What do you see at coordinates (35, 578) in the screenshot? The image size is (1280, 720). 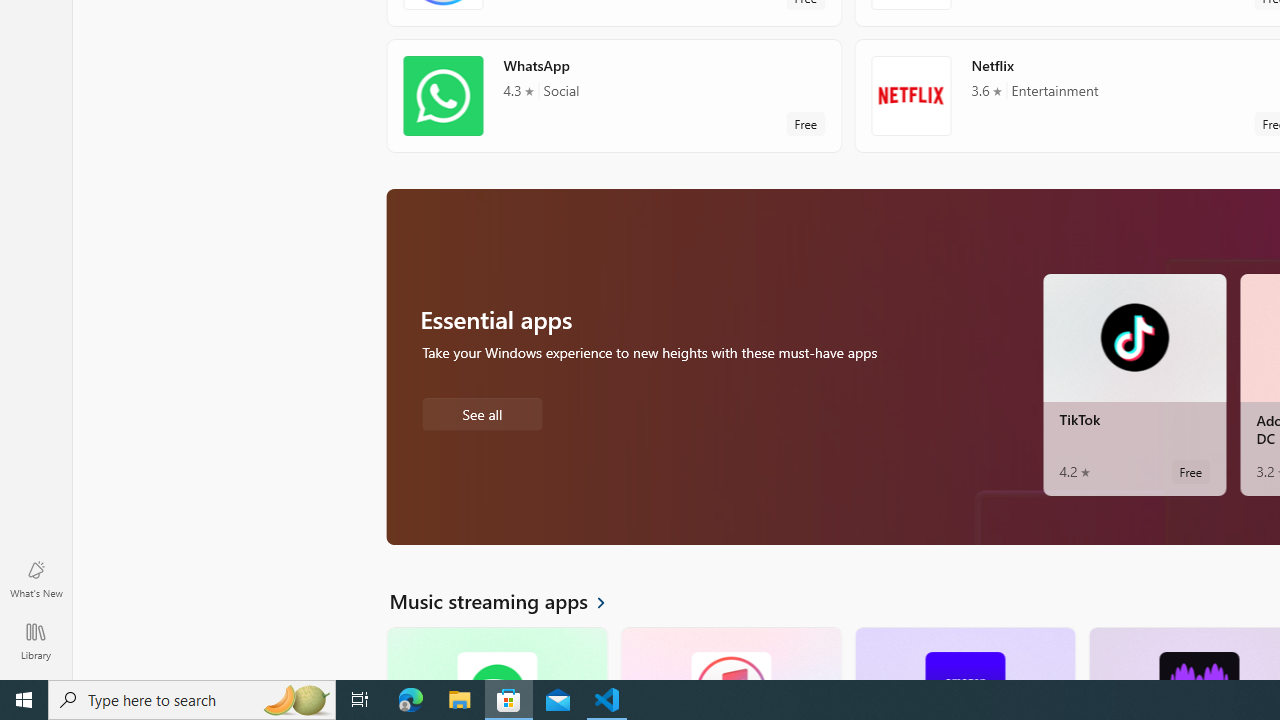 I see `'What'` at bounding box center [35, 578].